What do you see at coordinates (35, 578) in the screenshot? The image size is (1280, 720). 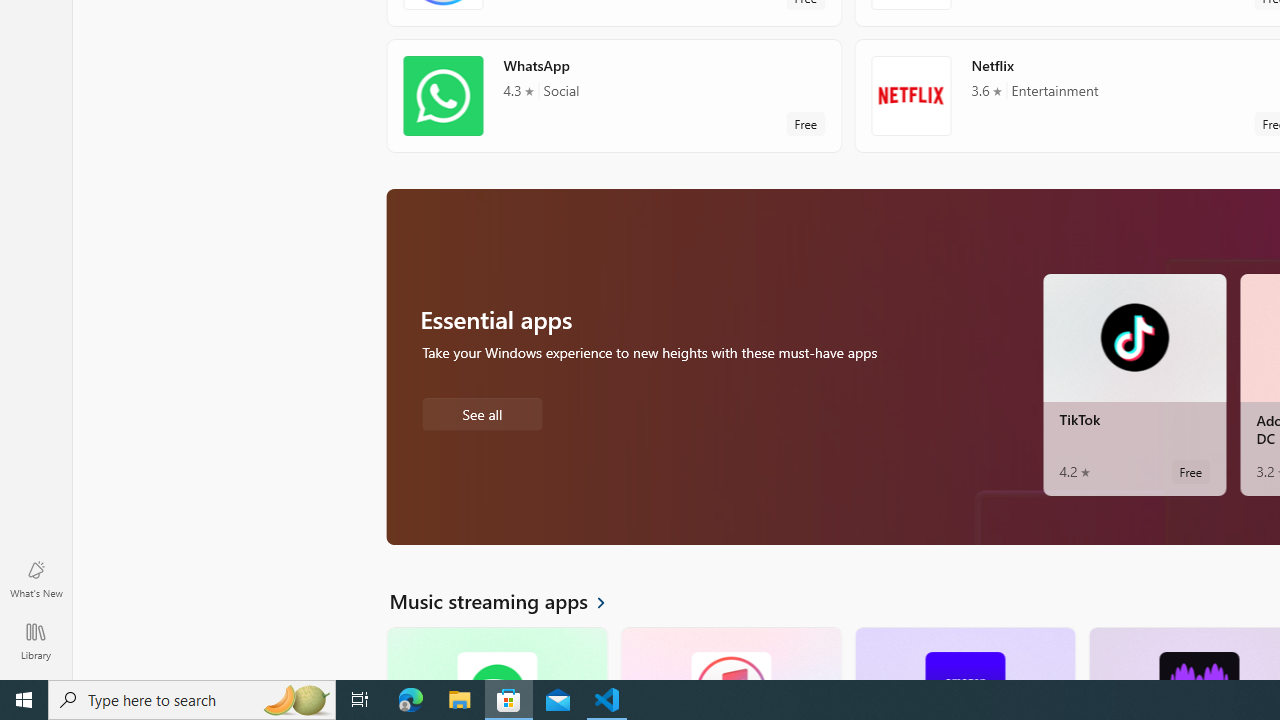 I see `'What'` at bounding box center [35, 578].